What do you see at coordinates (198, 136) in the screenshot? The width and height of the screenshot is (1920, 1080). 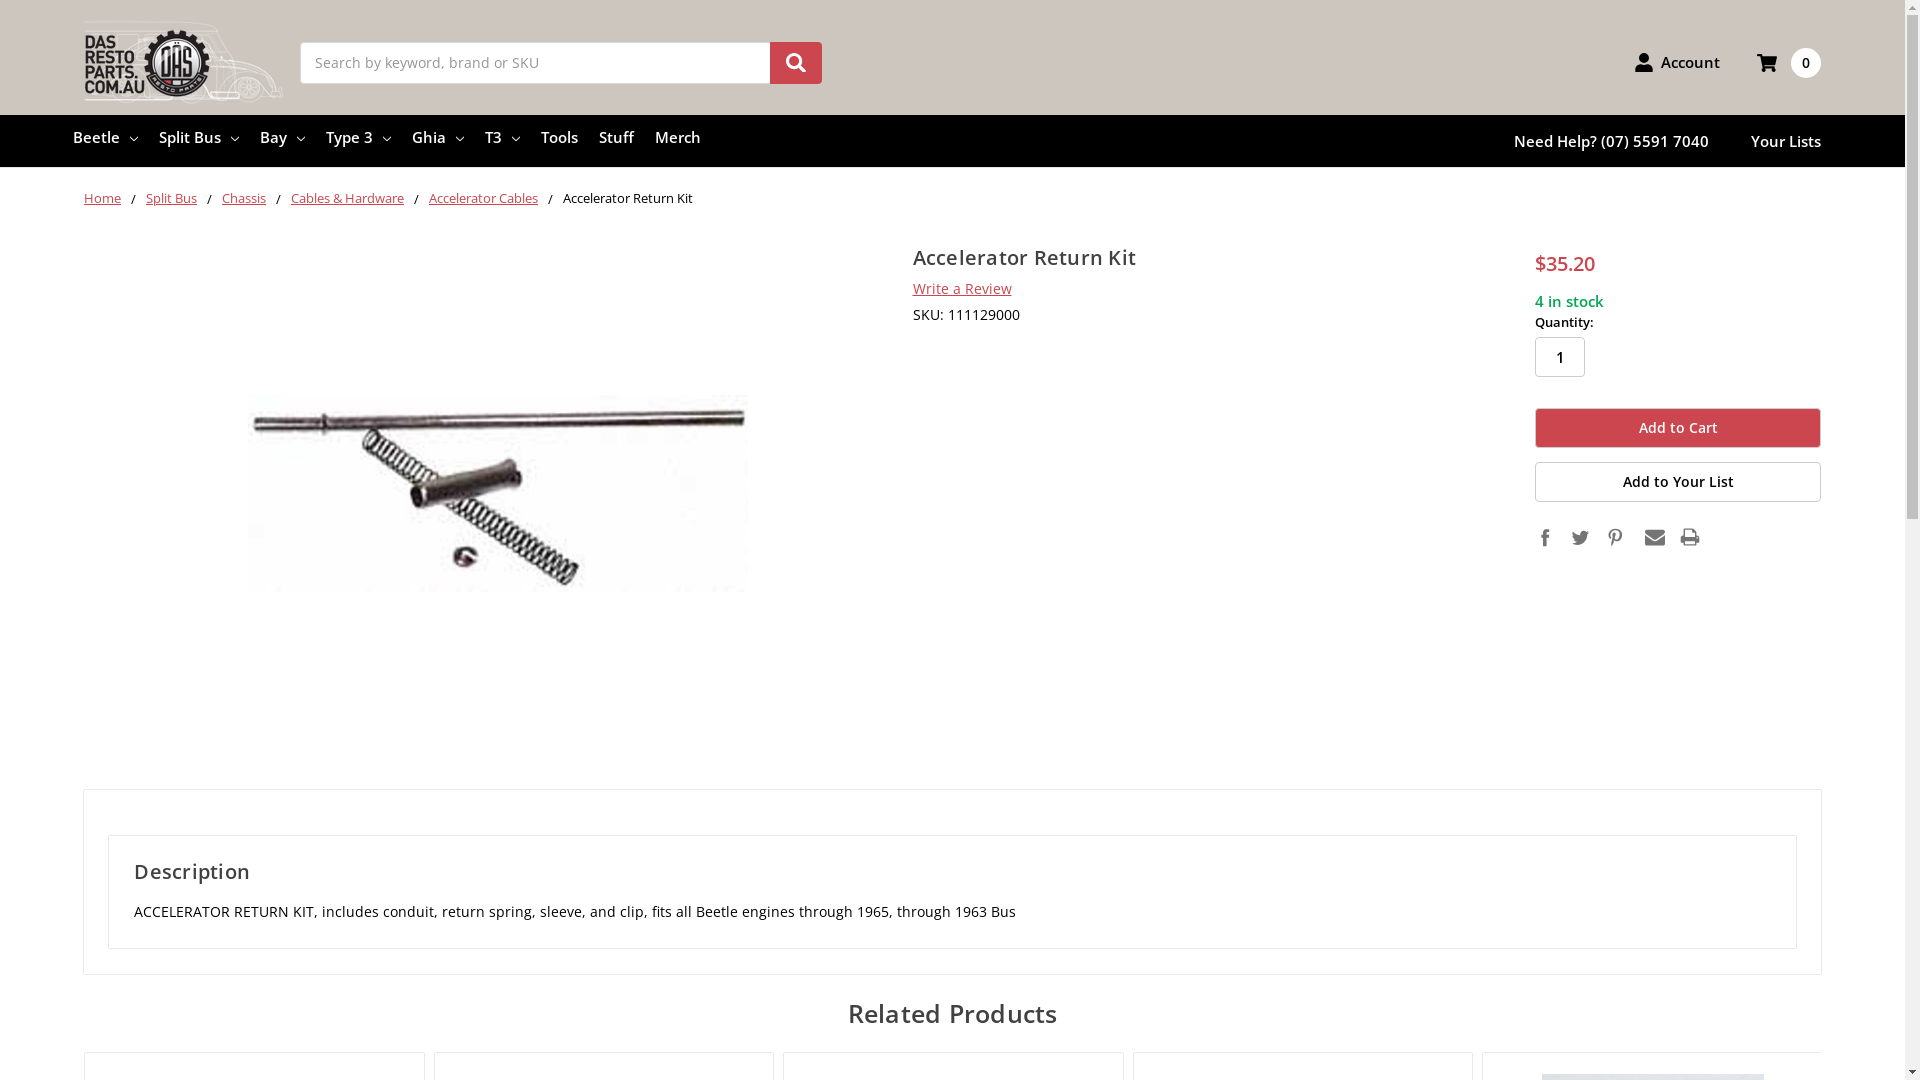 I see `'Split Bus'` at bounding box center [198, 136].